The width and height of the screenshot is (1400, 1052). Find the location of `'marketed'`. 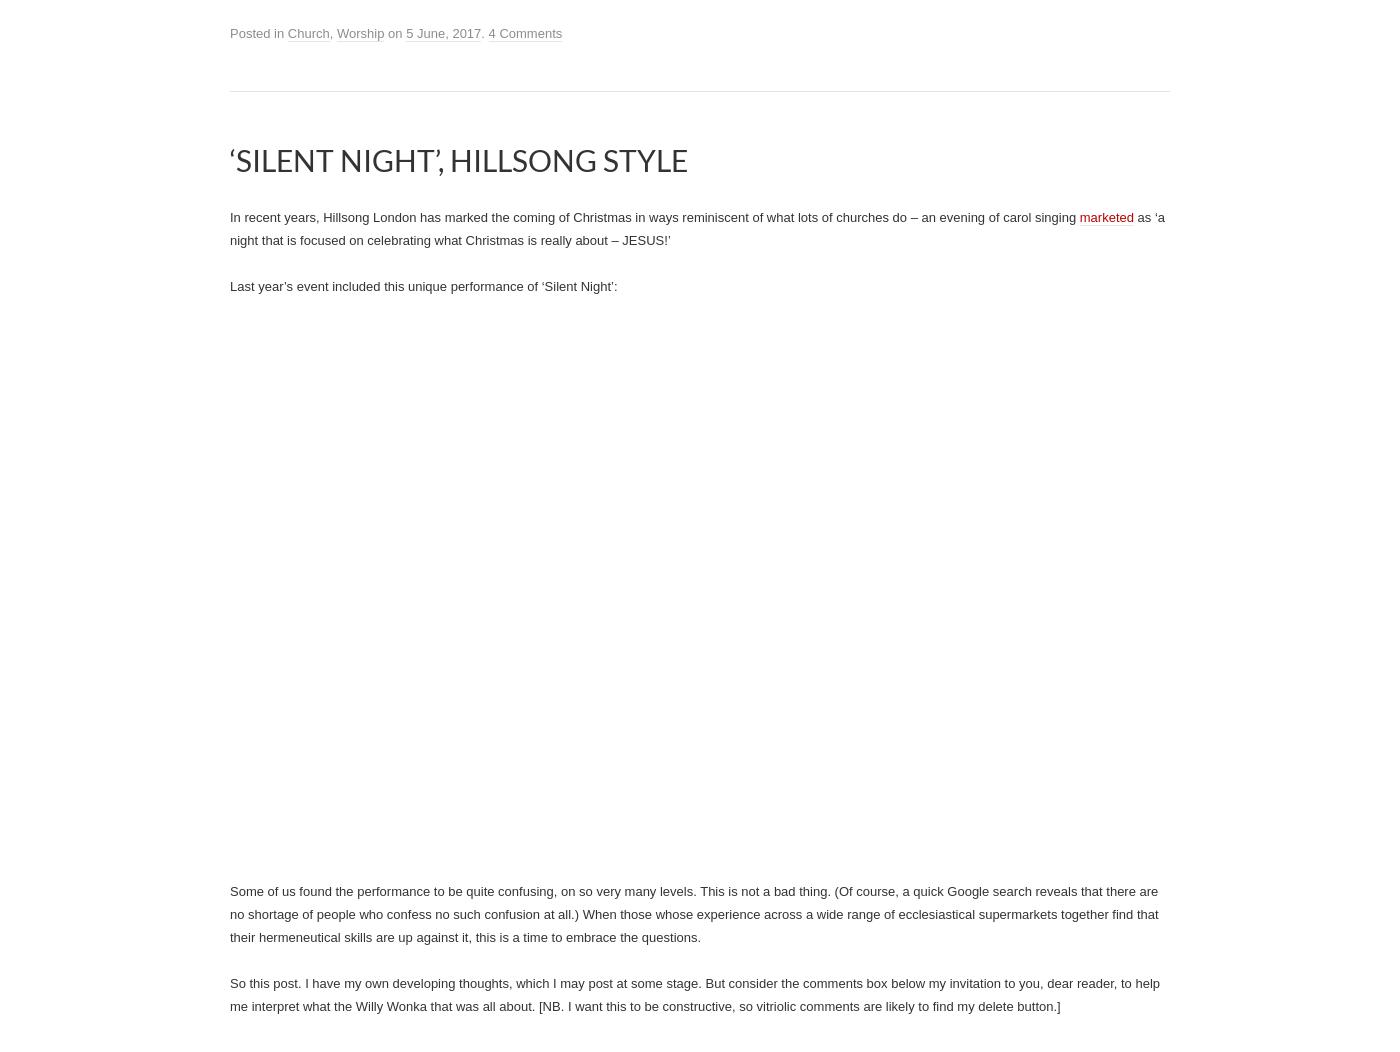

'marketed' is located at coordinates (1106, 217).